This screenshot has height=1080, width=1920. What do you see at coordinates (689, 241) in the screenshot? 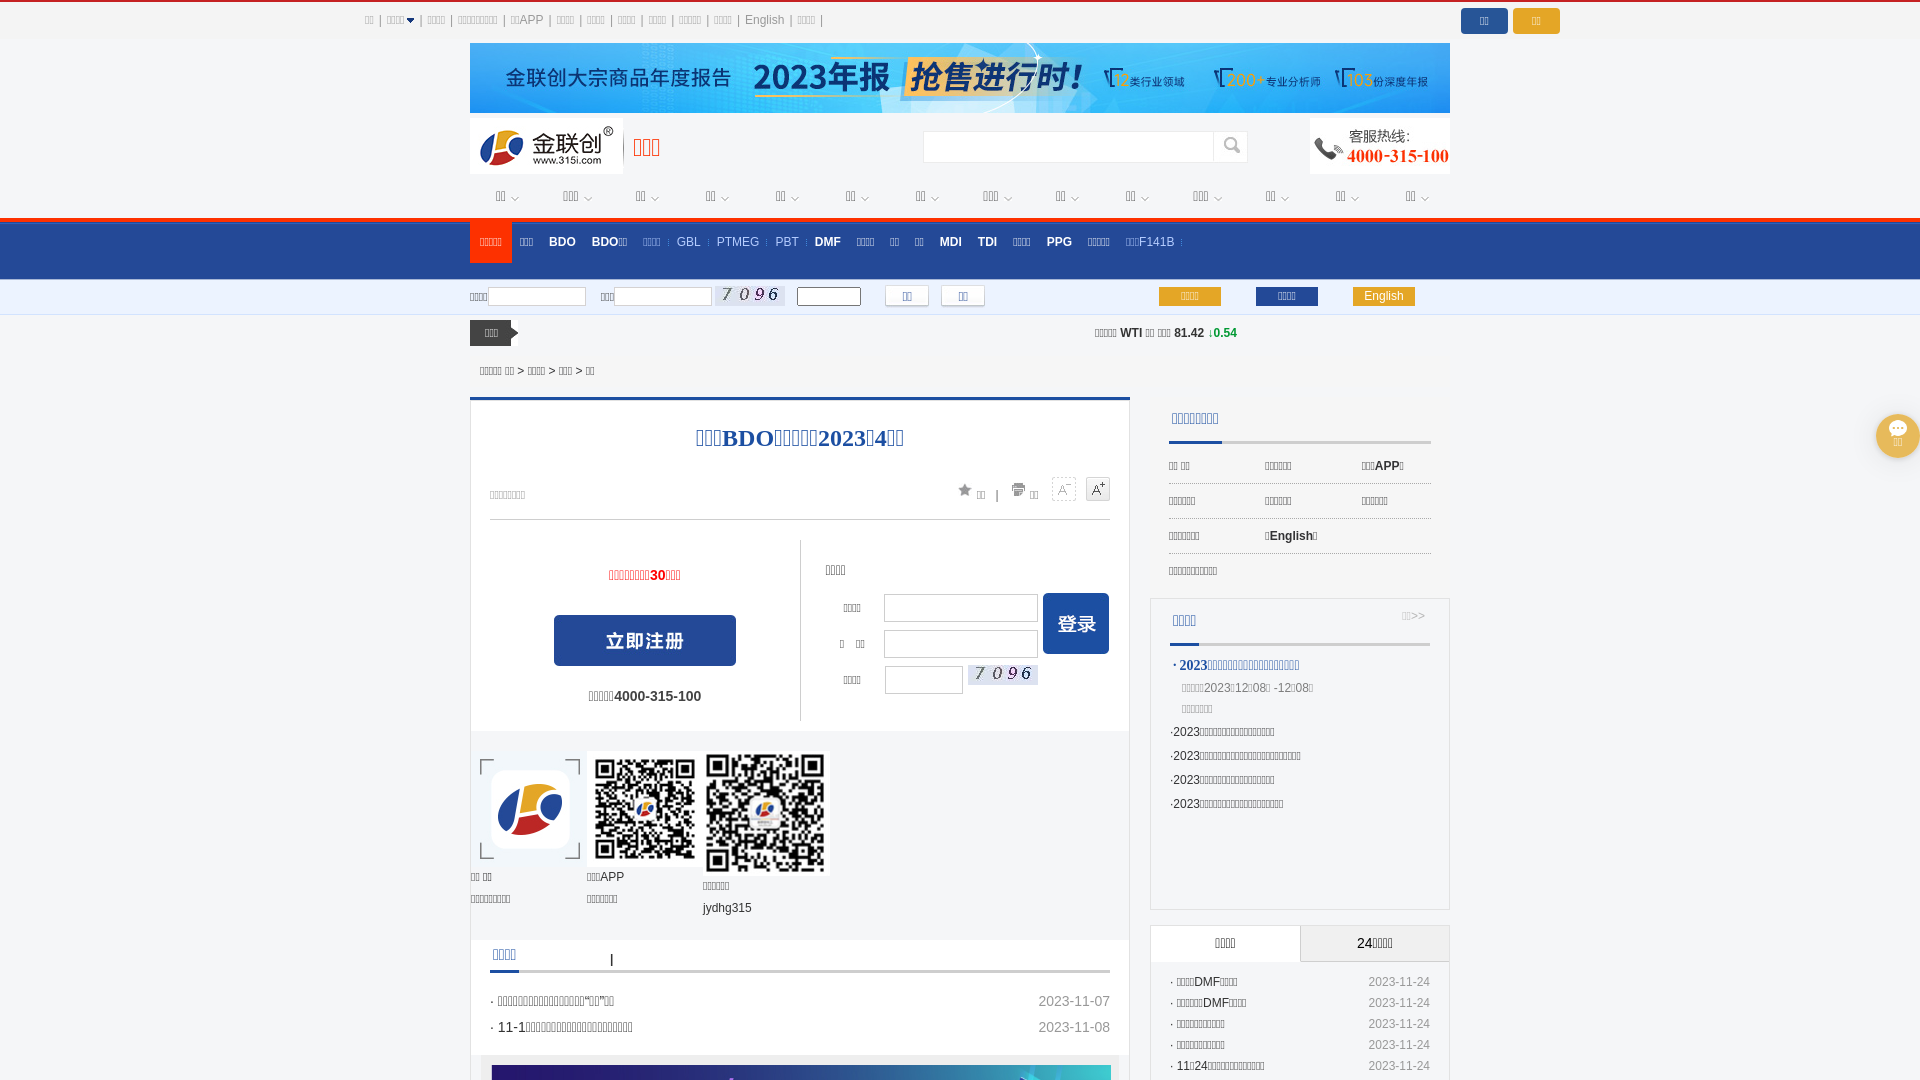
I see `'GBL'` at bounding box center [689, 241].